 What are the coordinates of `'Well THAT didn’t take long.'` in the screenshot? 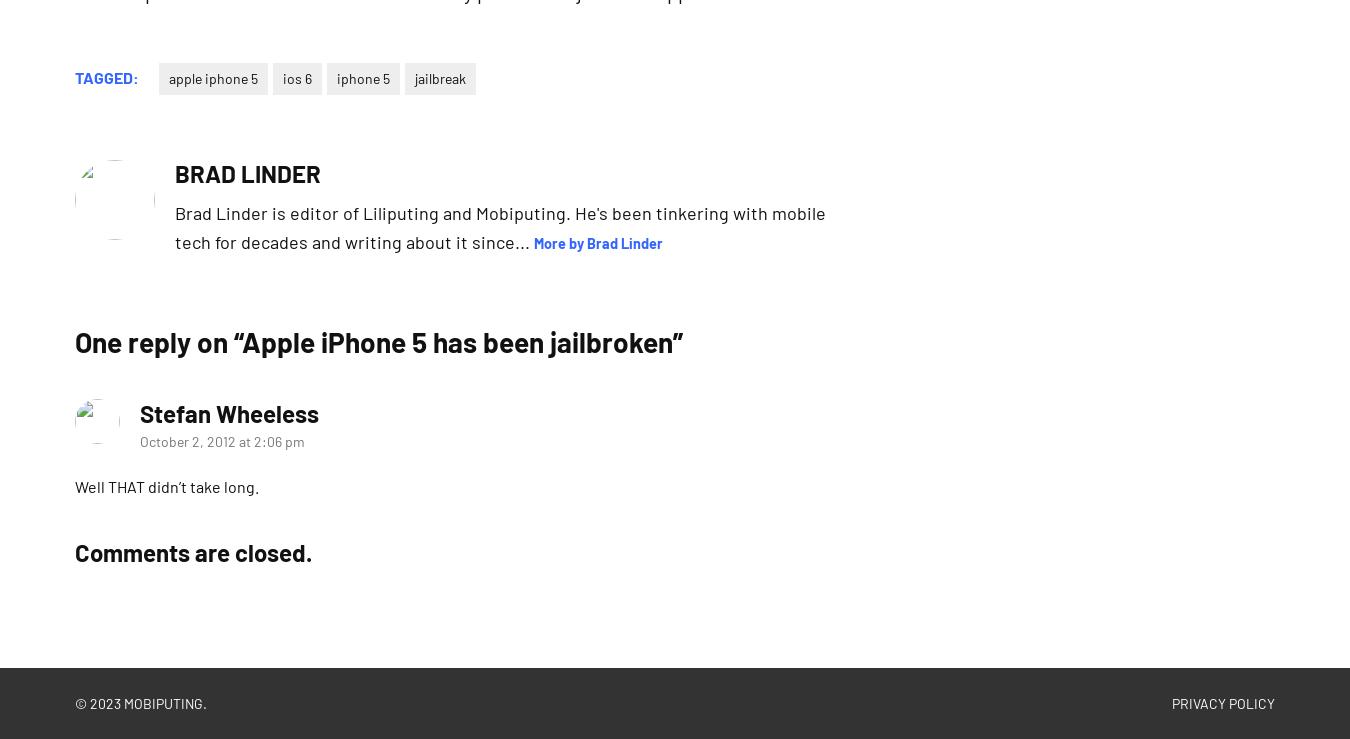 It's located at (166, 484).